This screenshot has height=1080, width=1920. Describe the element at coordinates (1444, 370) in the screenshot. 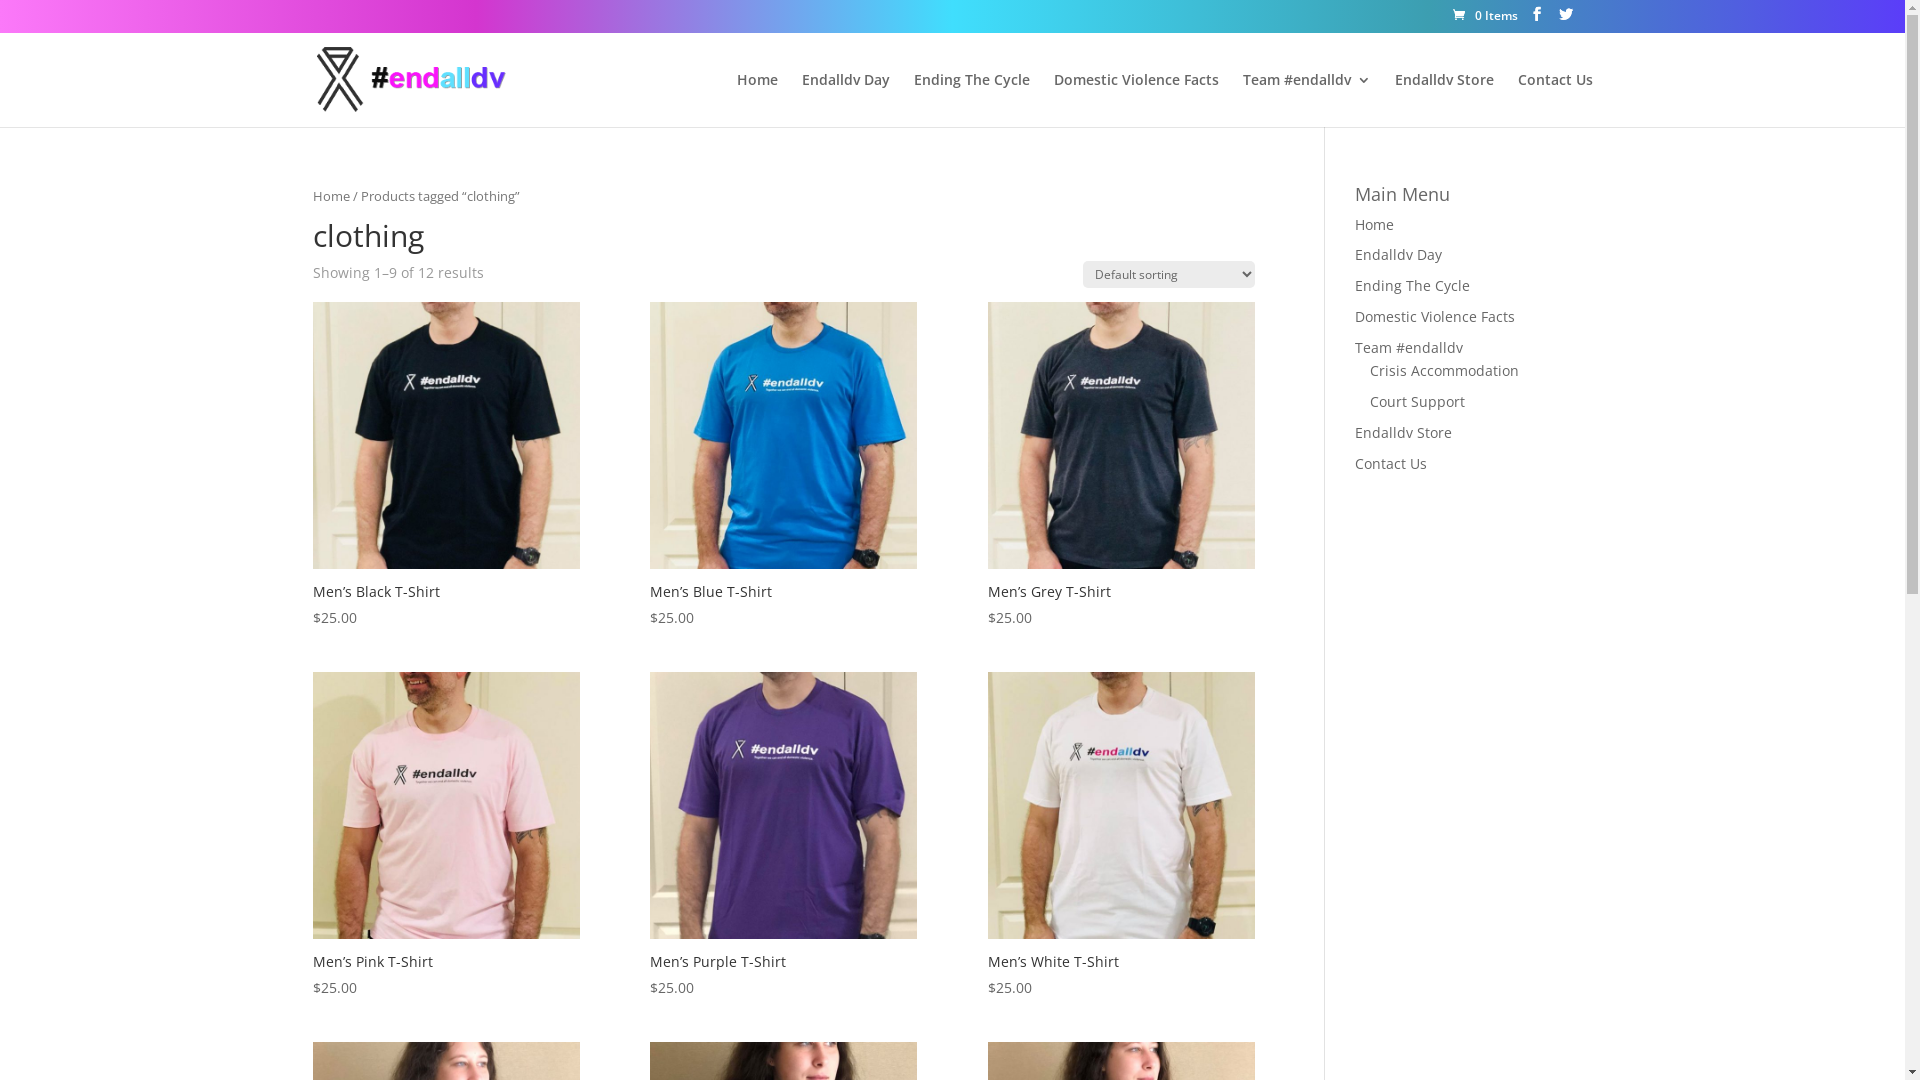

I see `'Crisis Accommodation'` at that location.